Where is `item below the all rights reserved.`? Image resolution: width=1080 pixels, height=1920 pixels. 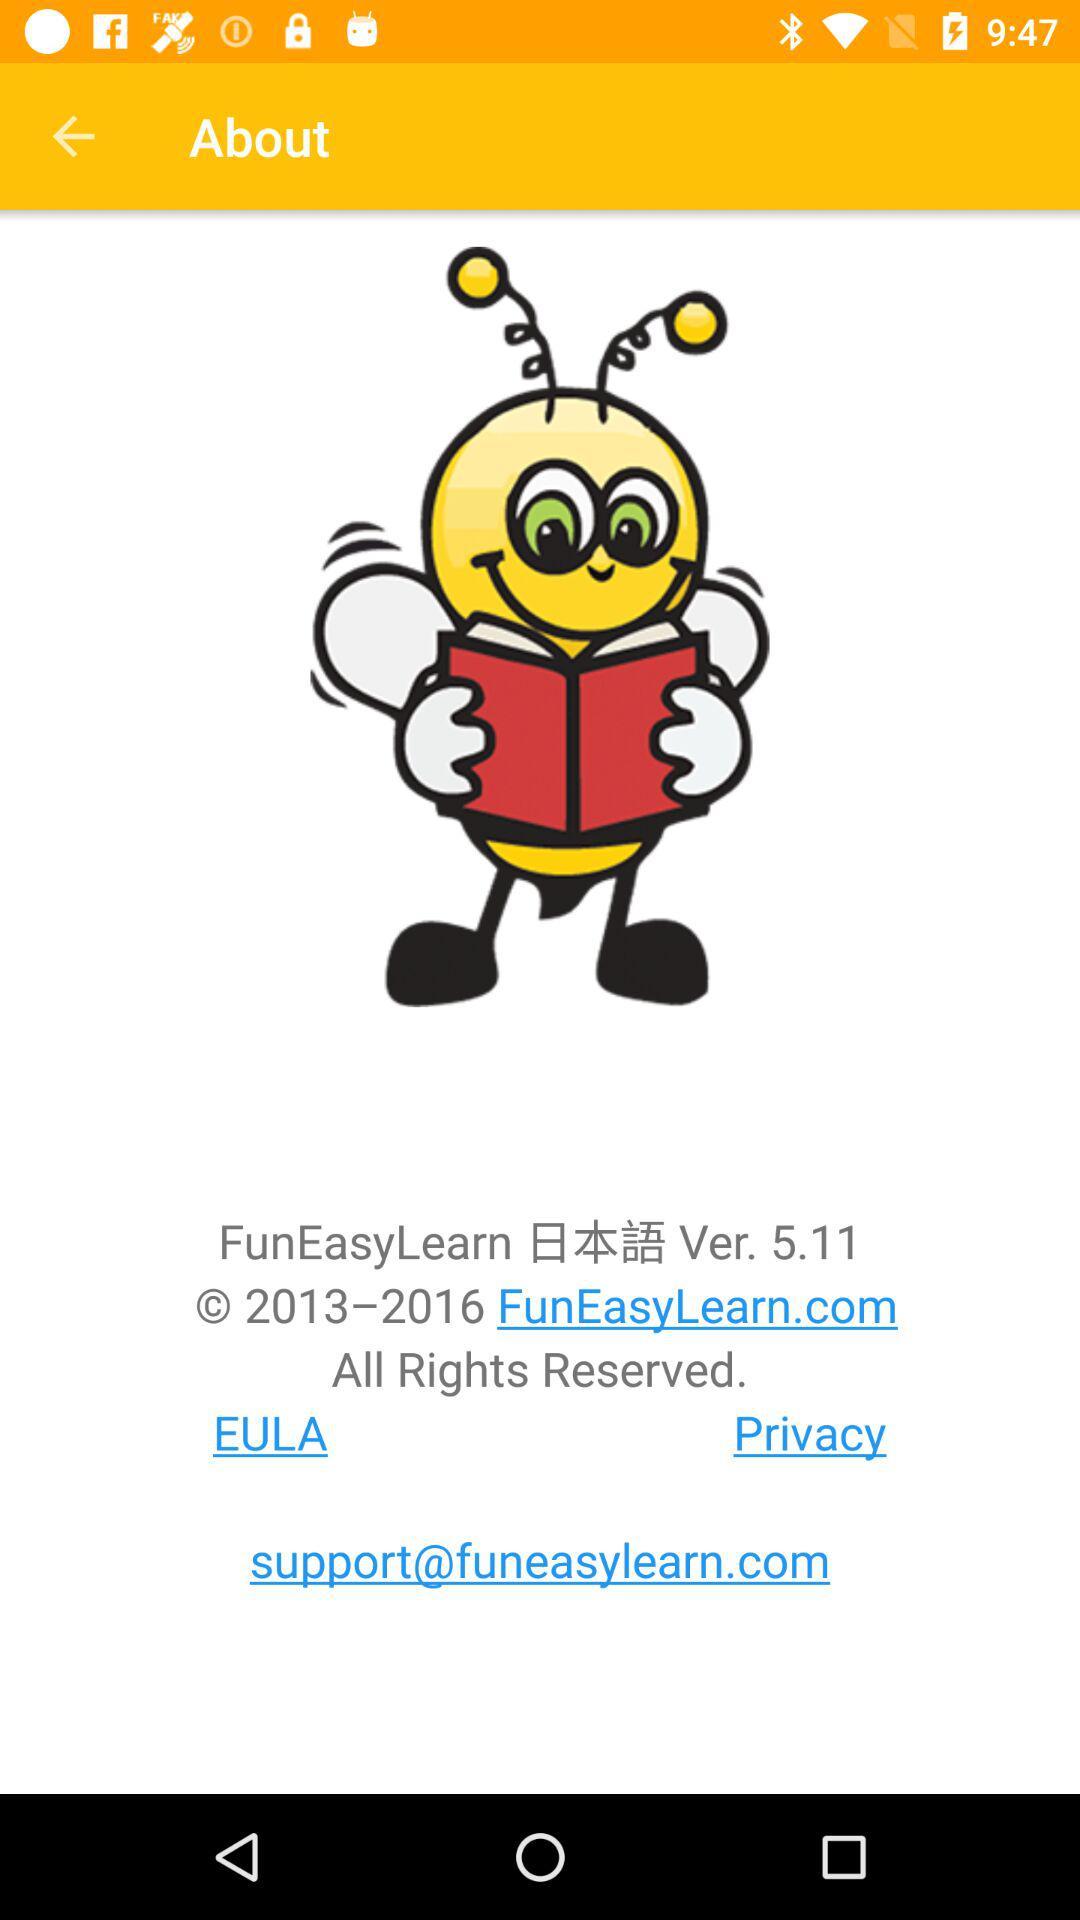
item below the all rights reserved. is located at coordinates (270, 1431).